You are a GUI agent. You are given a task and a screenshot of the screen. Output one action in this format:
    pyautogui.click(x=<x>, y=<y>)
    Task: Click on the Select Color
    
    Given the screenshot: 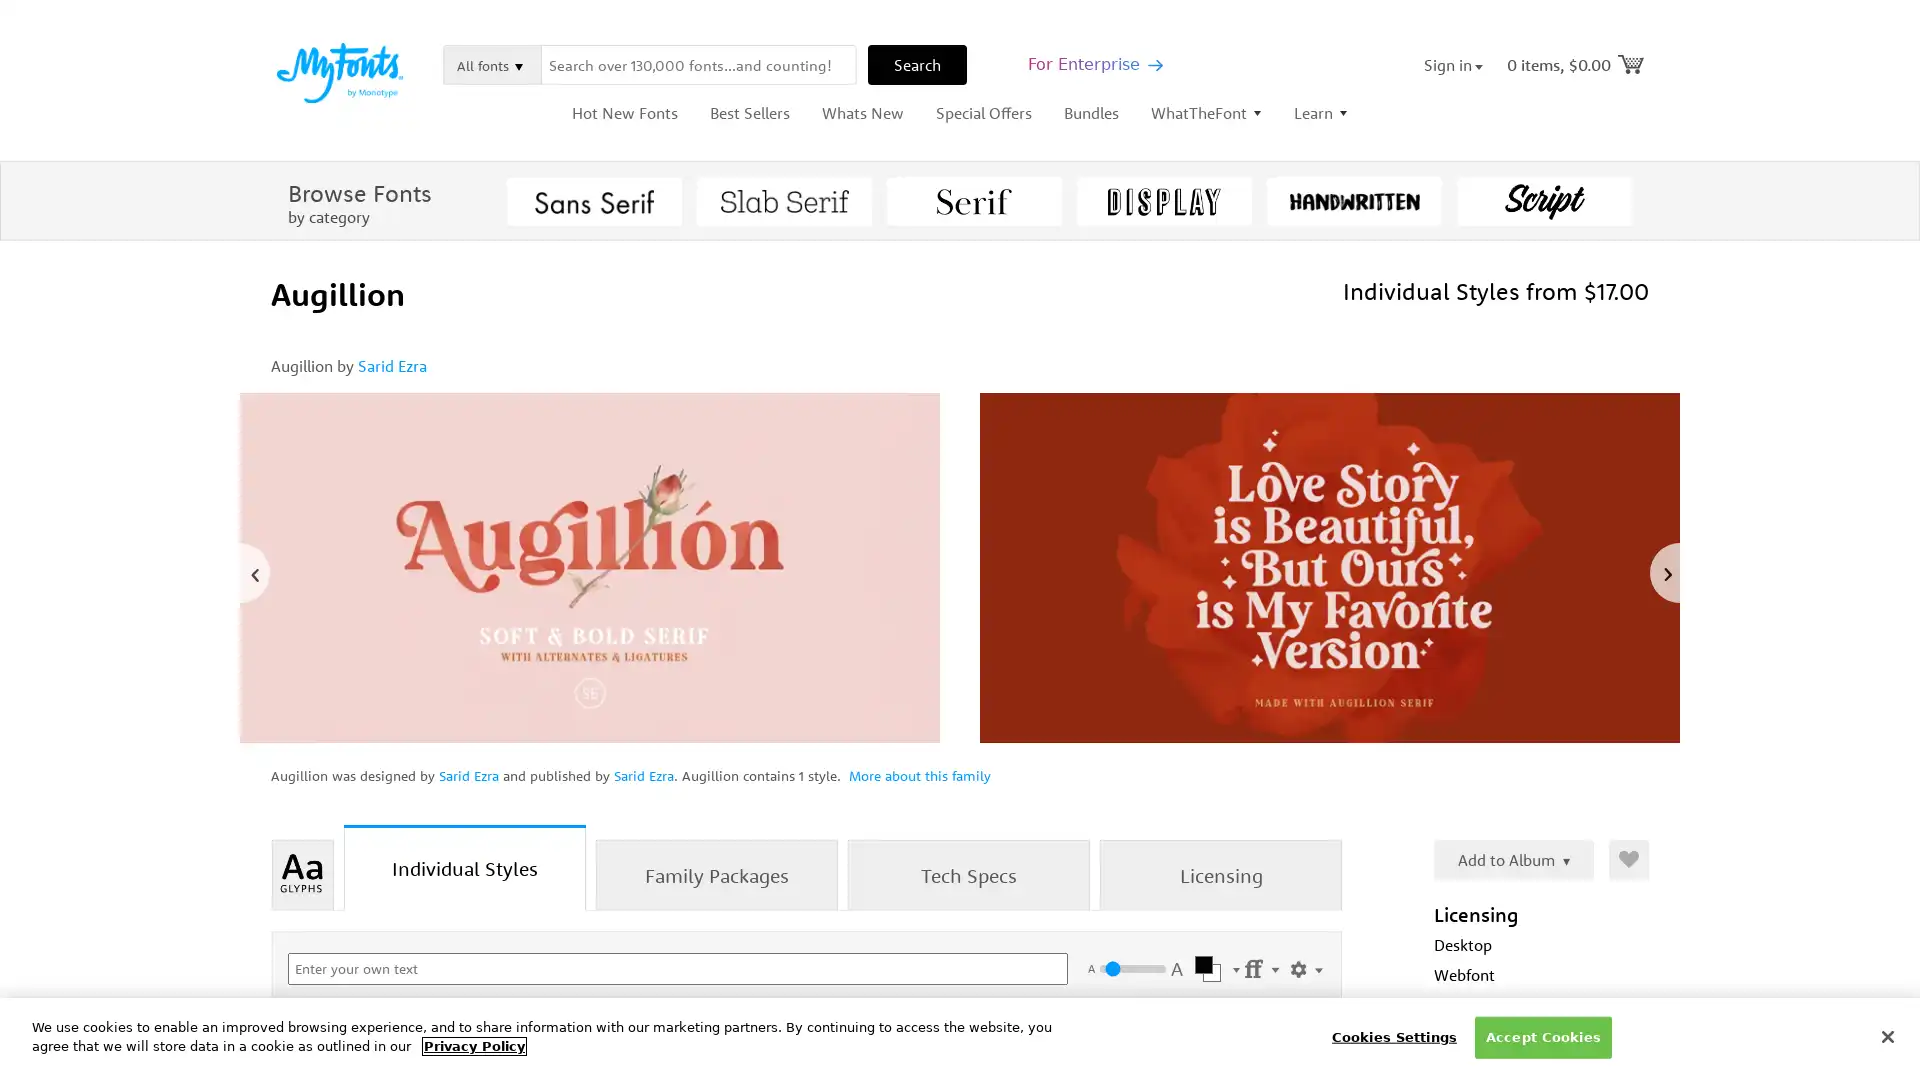 What is the action you would take?
    pyautogui.click(x=1213, y=968)
    